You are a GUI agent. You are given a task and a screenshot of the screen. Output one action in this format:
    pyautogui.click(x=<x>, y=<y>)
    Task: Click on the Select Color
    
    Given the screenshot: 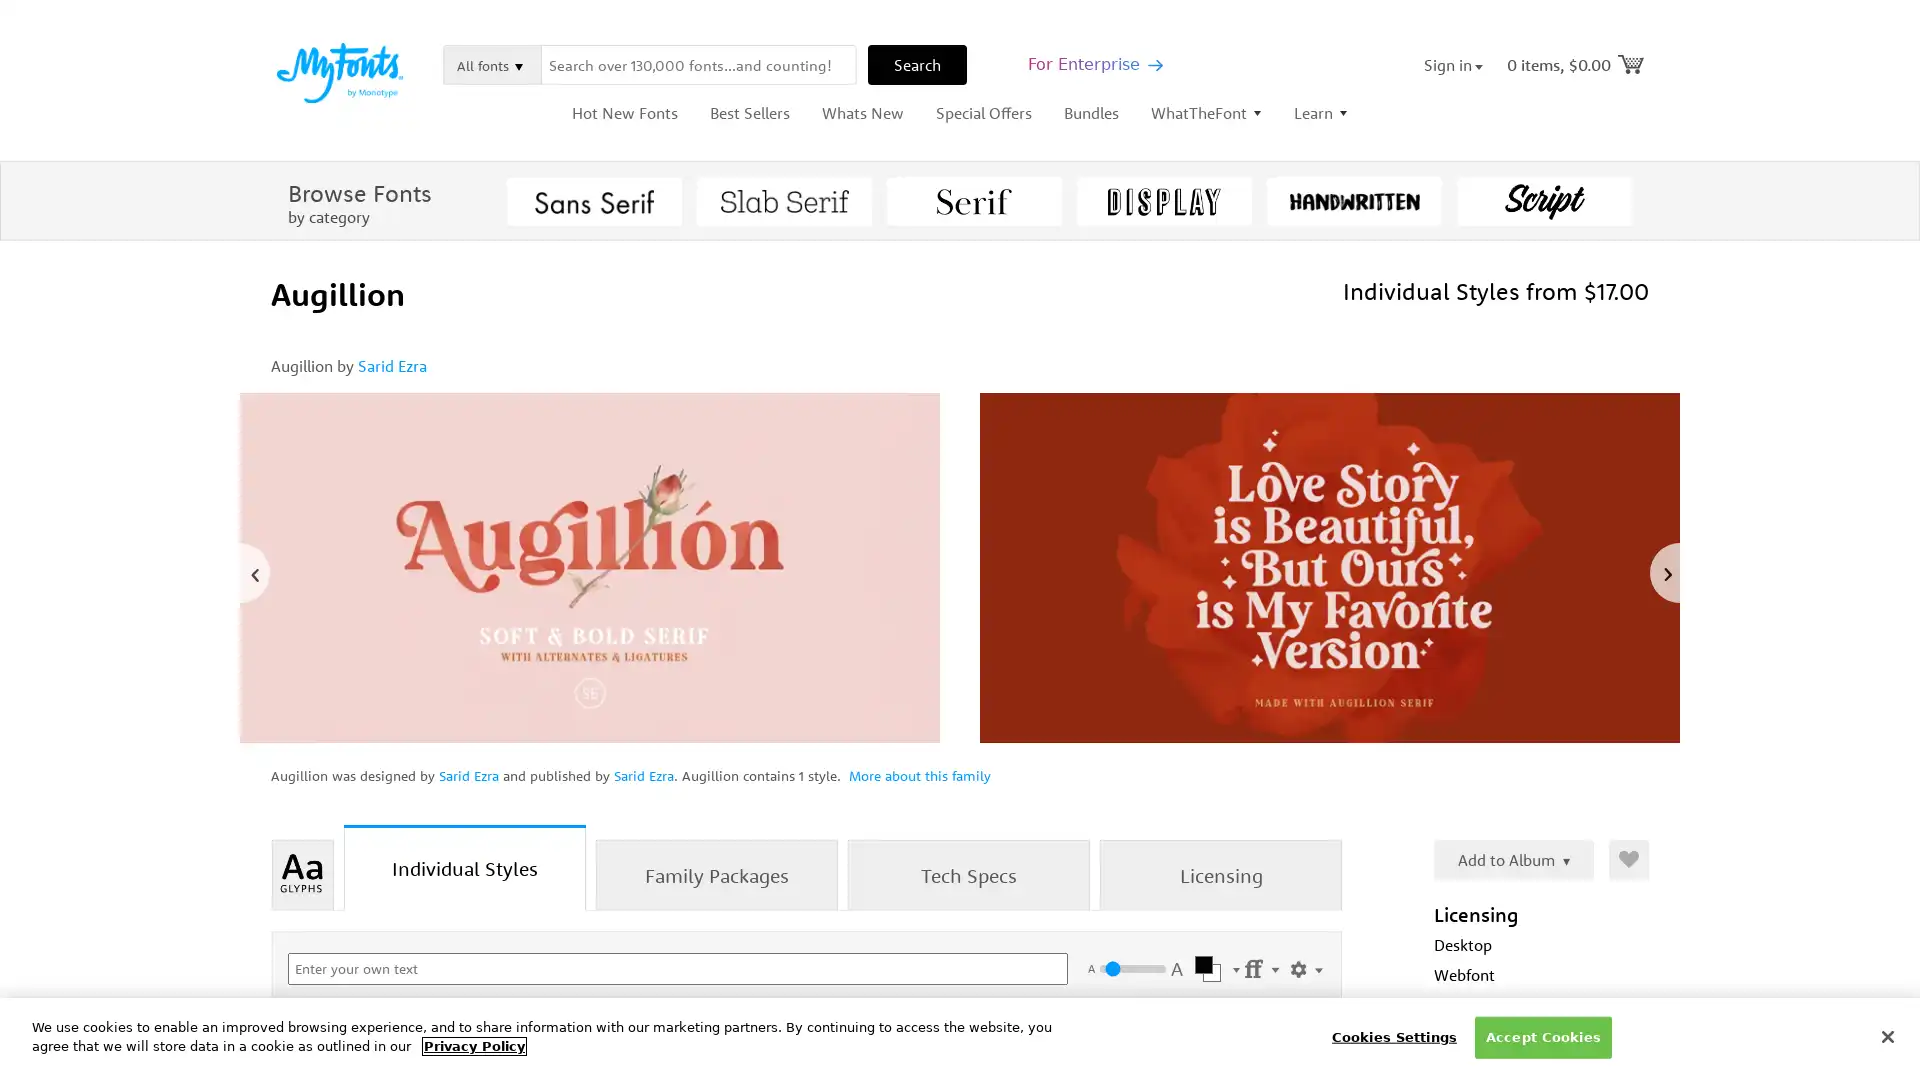 What is the action you would take?
    pyautogui.click(x=1213, y=968)
    